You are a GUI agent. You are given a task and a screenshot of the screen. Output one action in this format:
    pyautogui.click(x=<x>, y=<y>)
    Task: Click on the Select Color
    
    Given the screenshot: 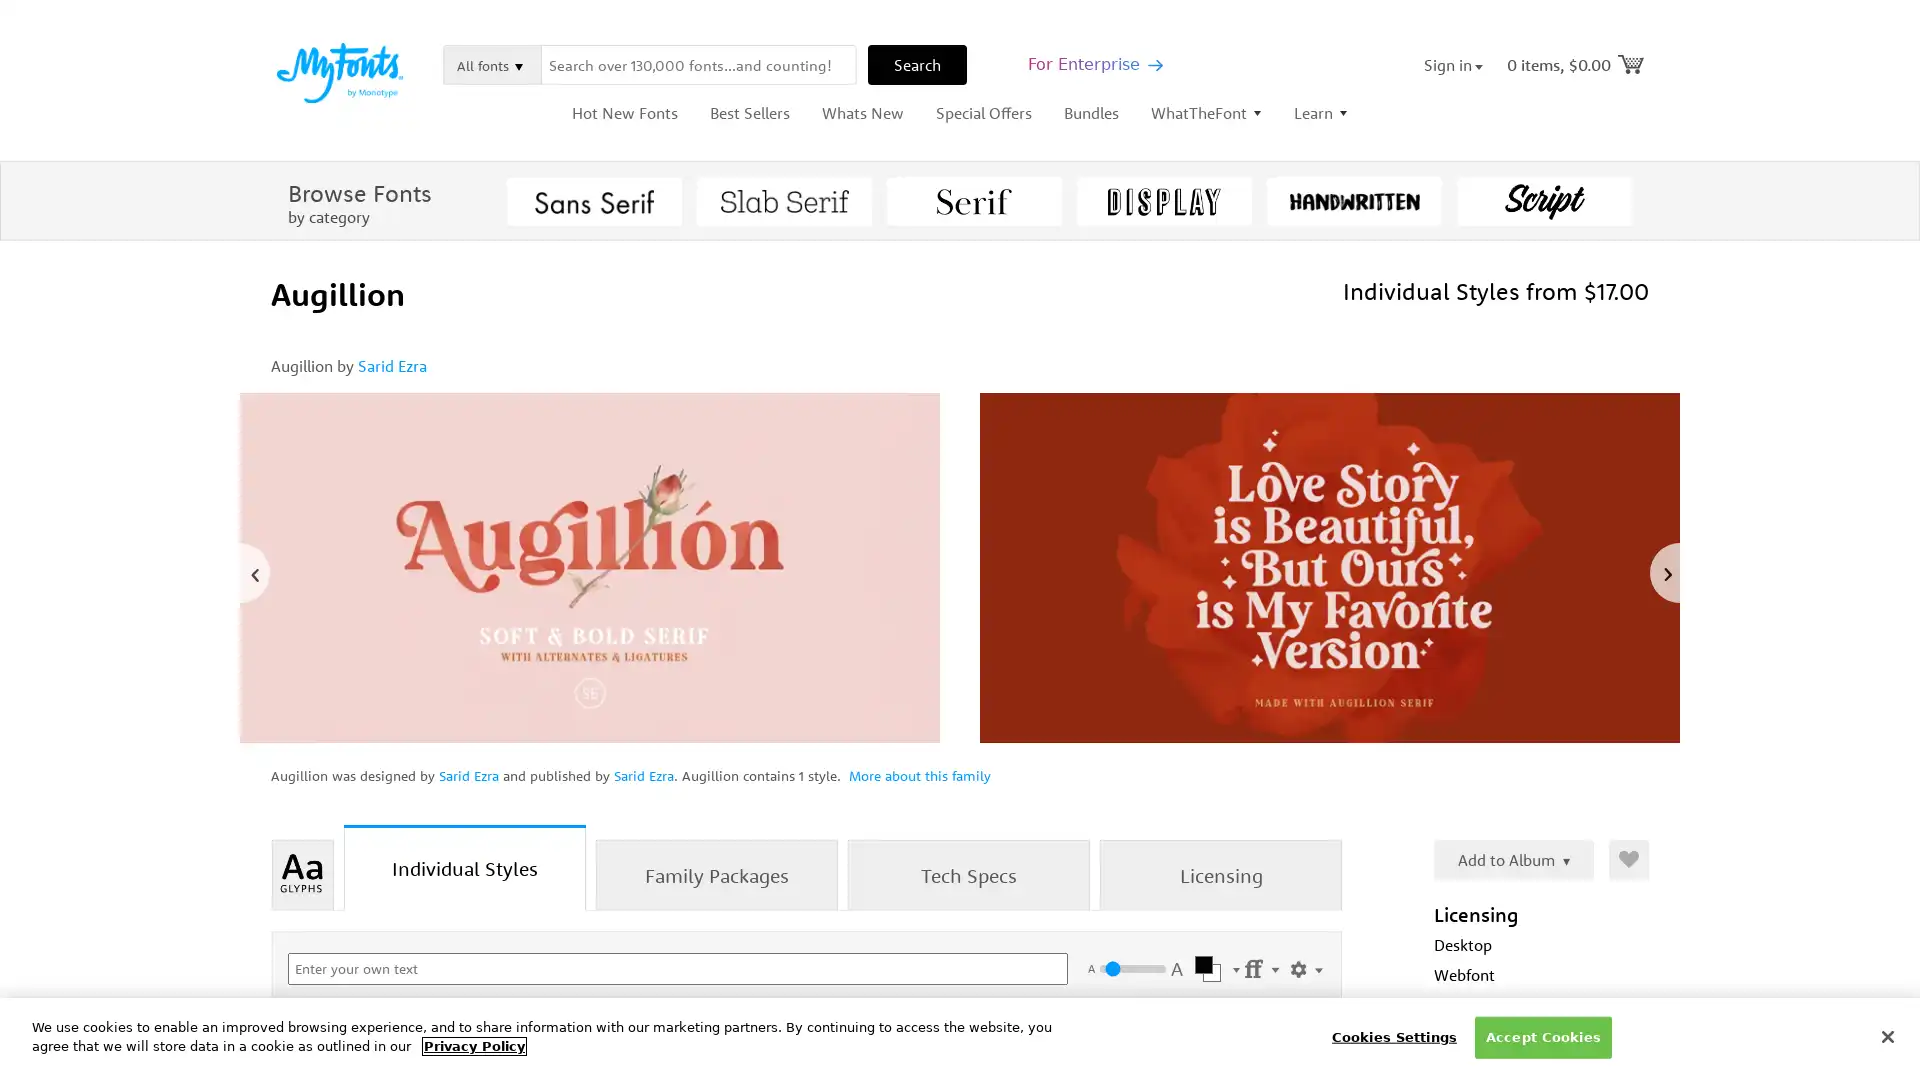 What is the action you would take?
    pyautogui.click(x=1213, y=968)
    